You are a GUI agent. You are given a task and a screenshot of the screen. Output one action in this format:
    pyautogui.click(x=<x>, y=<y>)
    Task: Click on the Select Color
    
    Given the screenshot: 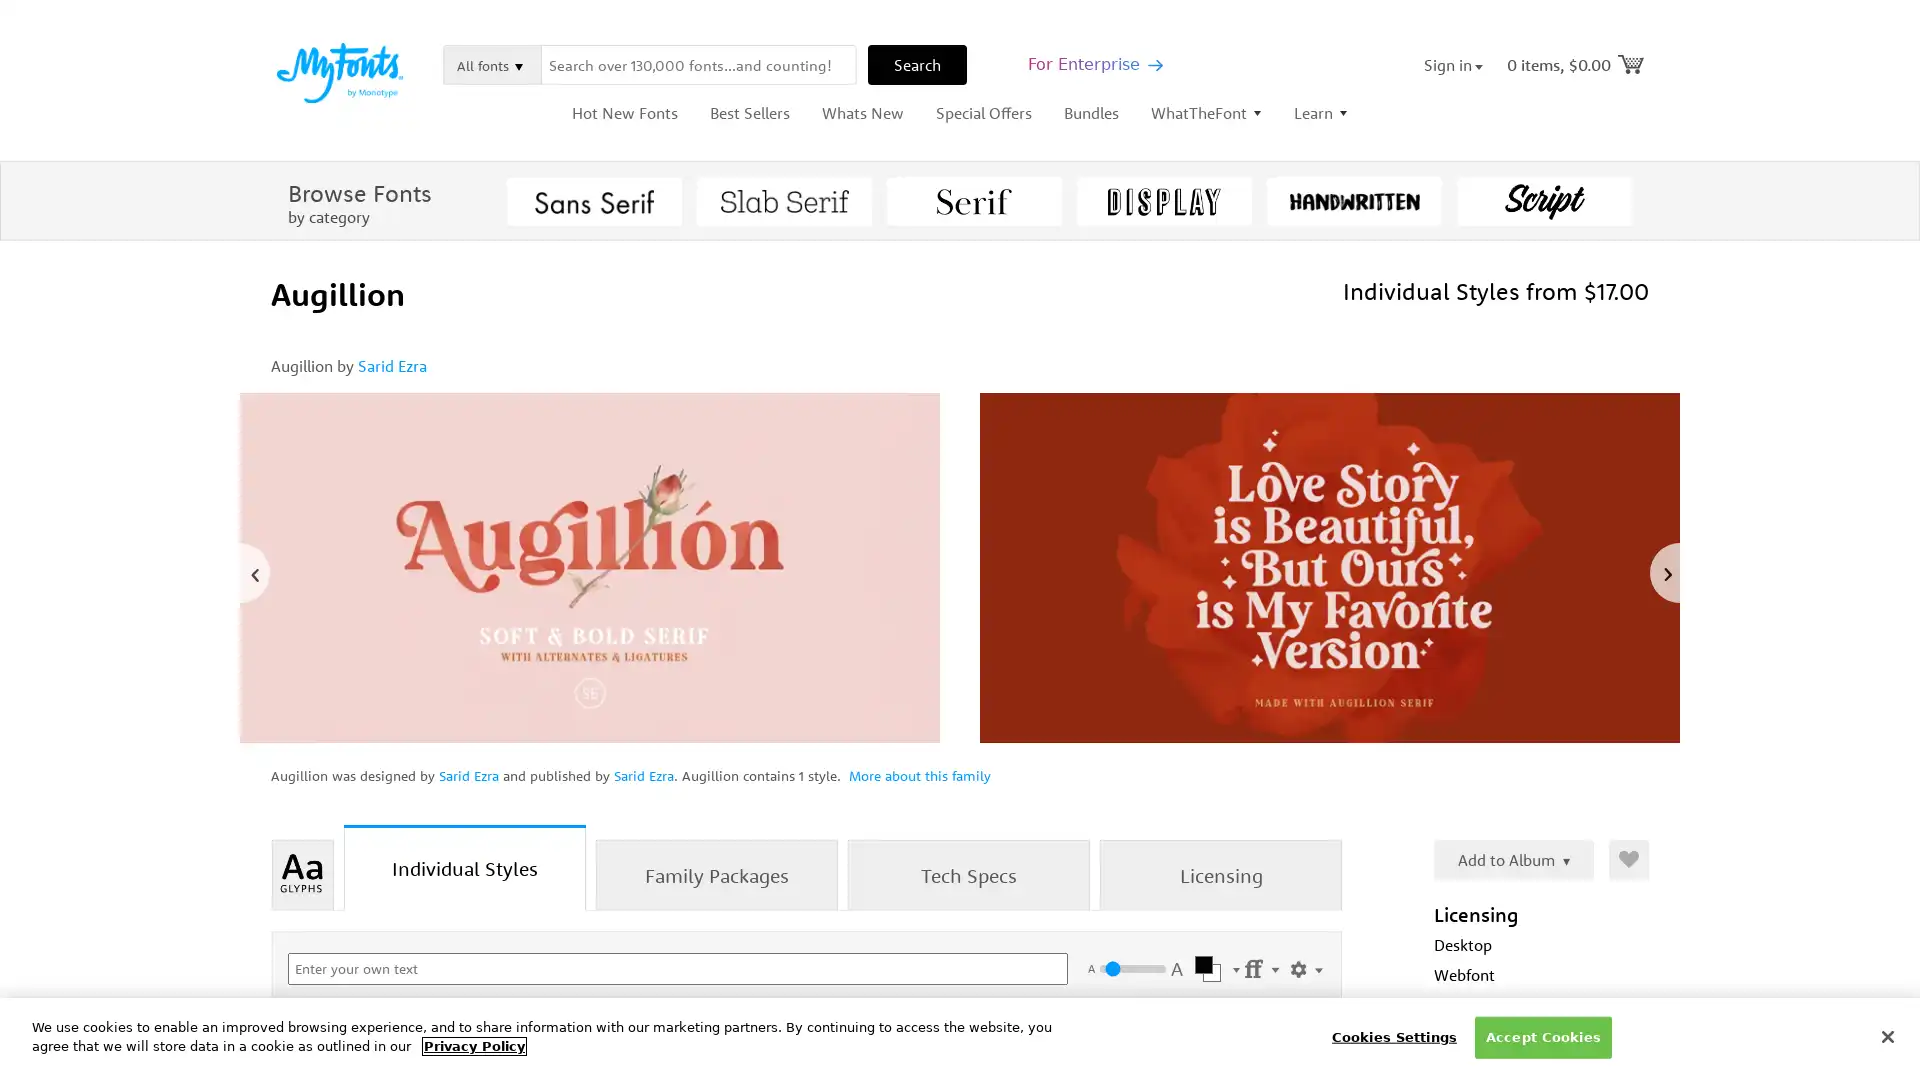 What is the action you would take?
    pyautogui.click(x=1213, y=968)
    